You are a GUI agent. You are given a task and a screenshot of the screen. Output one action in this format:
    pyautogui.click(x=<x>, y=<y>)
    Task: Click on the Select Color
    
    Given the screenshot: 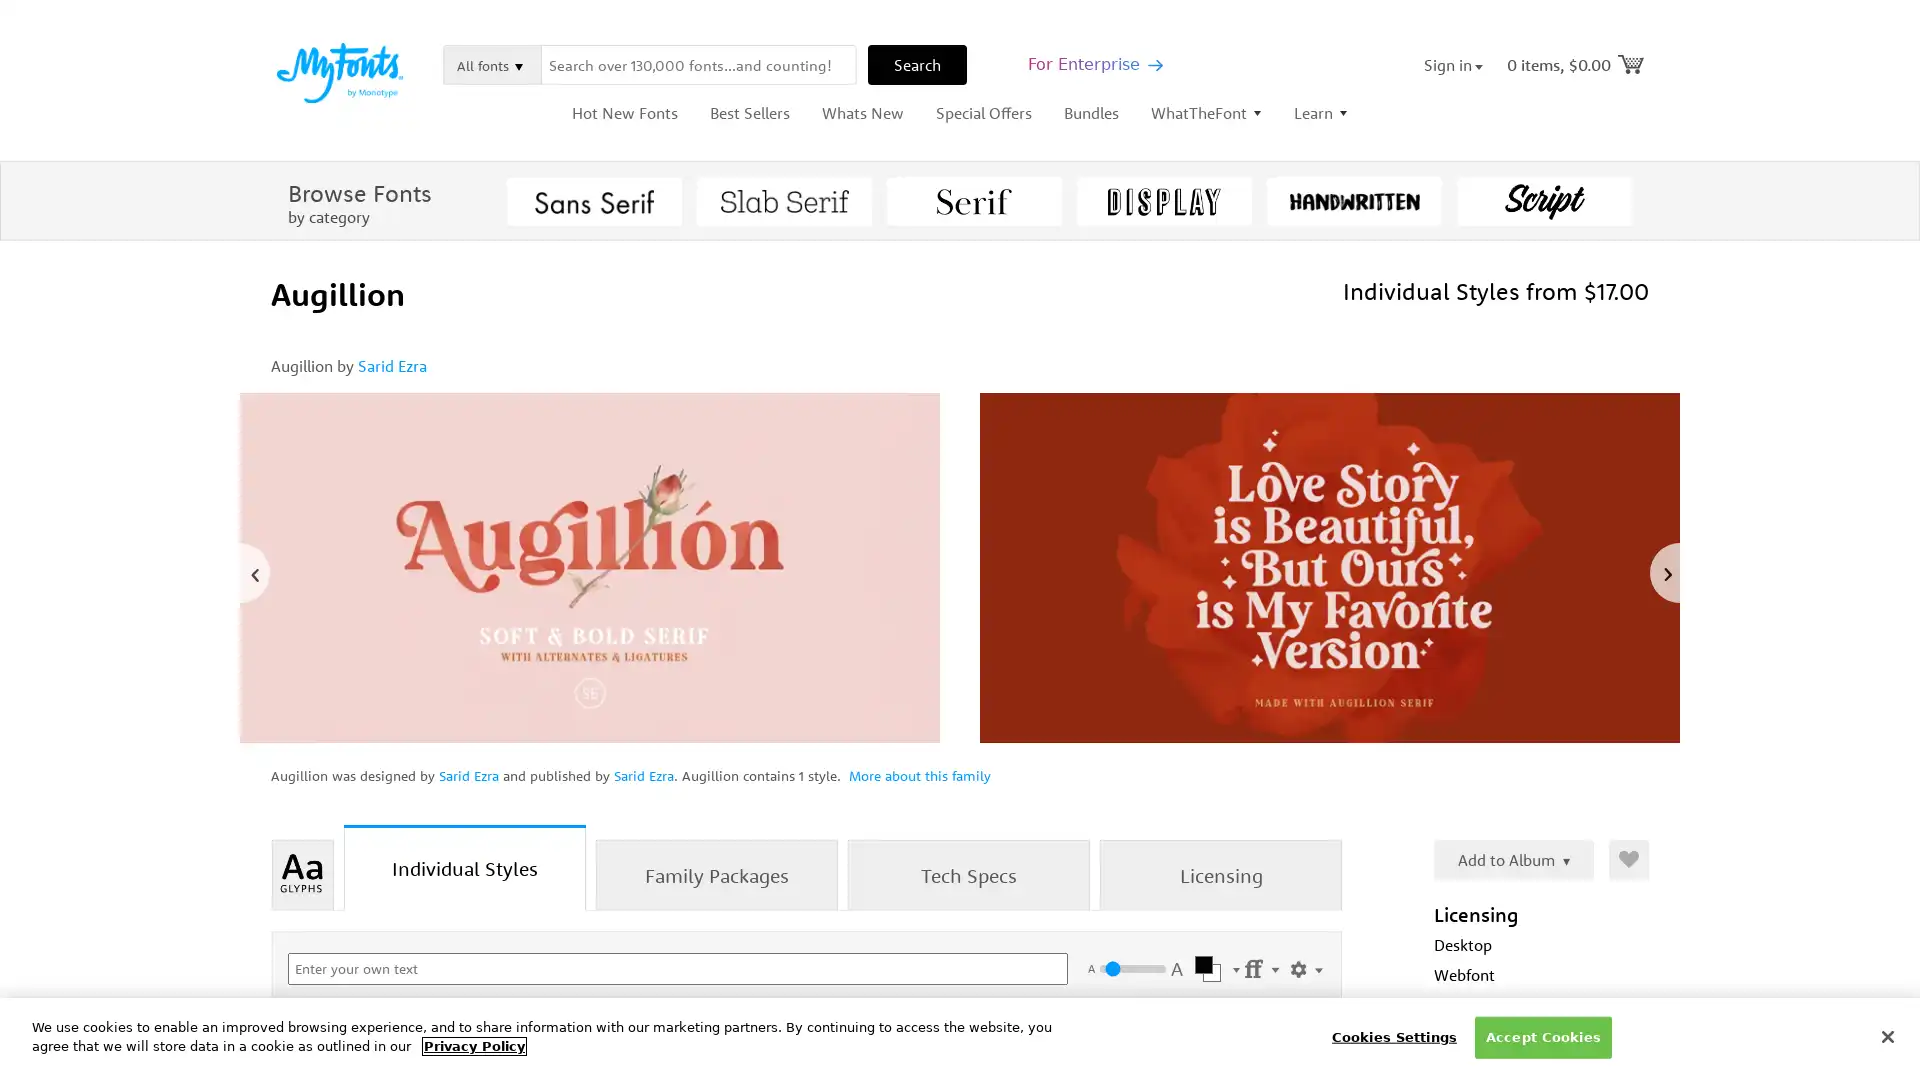 What is the action you would take?
    pyautogui.click(x=1213, y=968)
    